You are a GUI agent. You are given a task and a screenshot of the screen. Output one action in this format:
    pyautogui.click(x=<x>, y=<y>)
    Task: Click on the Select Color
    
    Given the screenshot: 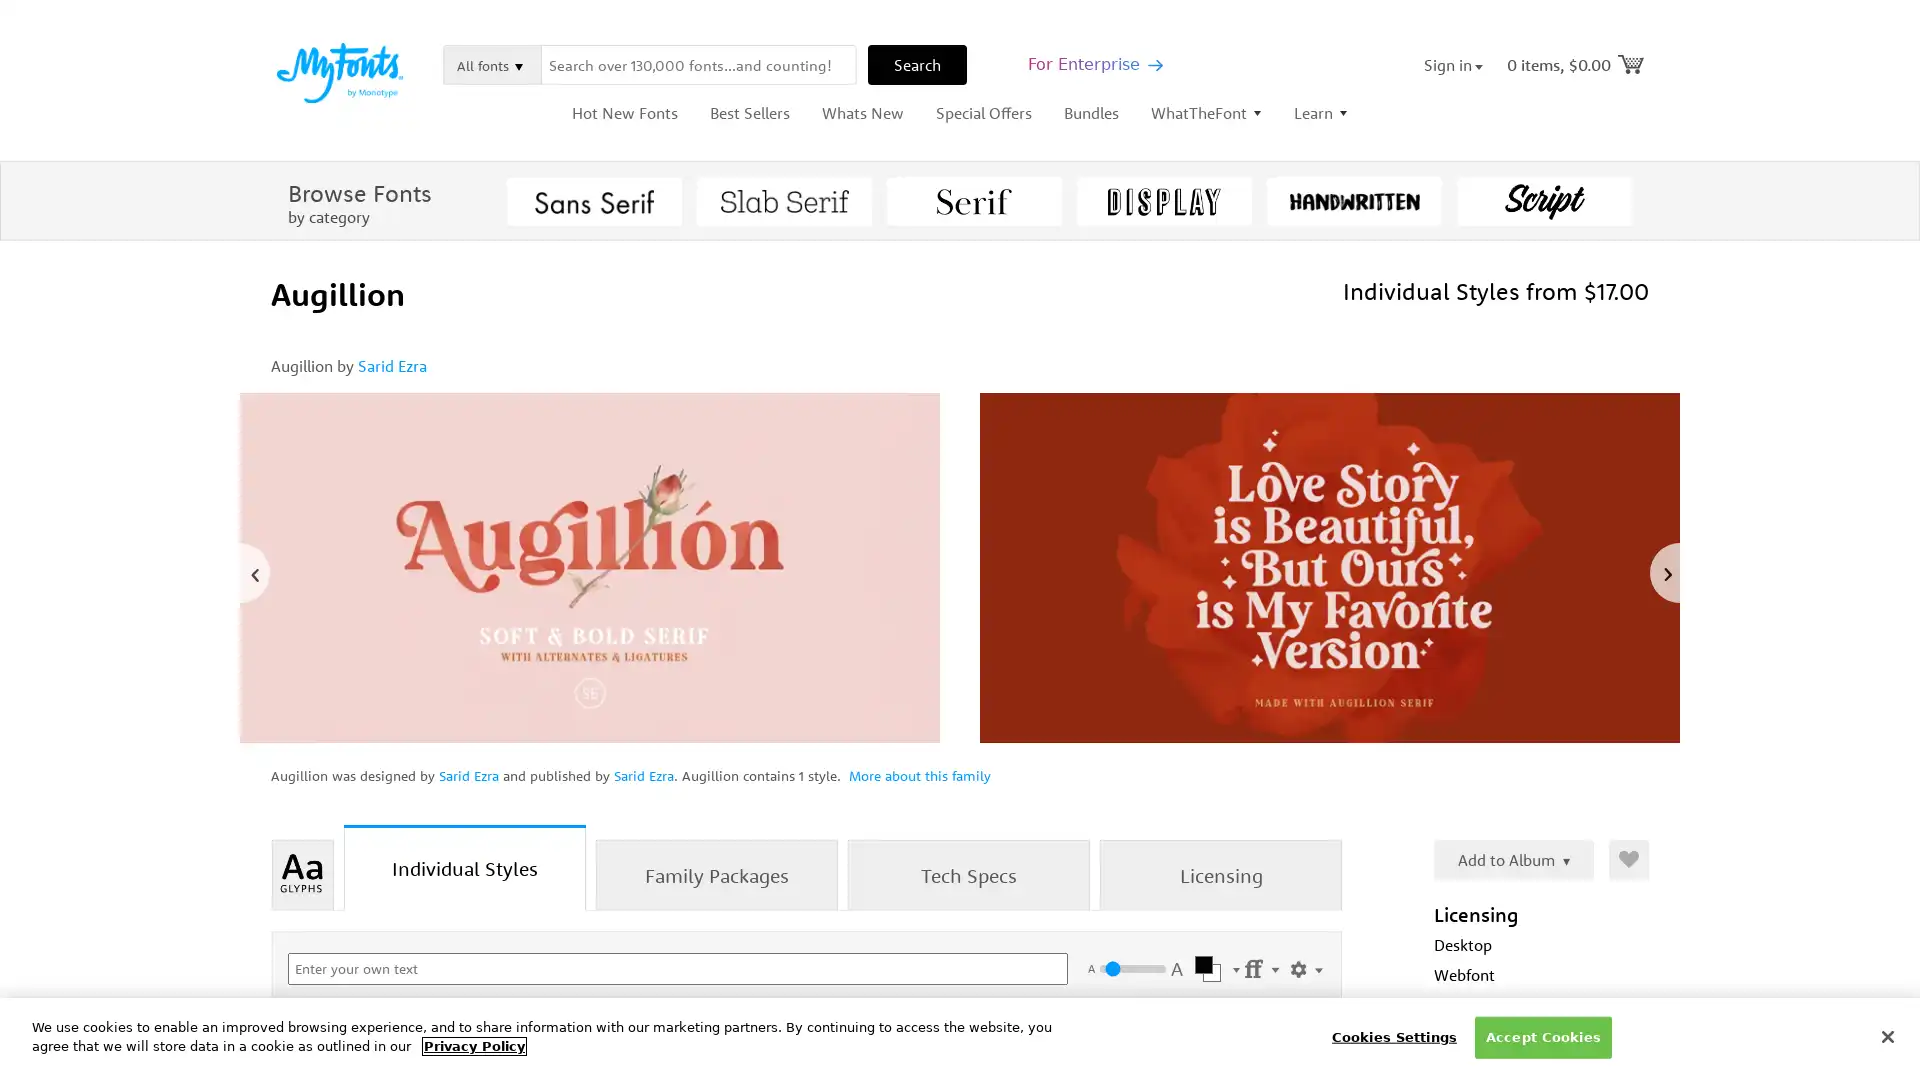 What is the action you would take?
    pyautogui.click(x=1213, y=968)
    